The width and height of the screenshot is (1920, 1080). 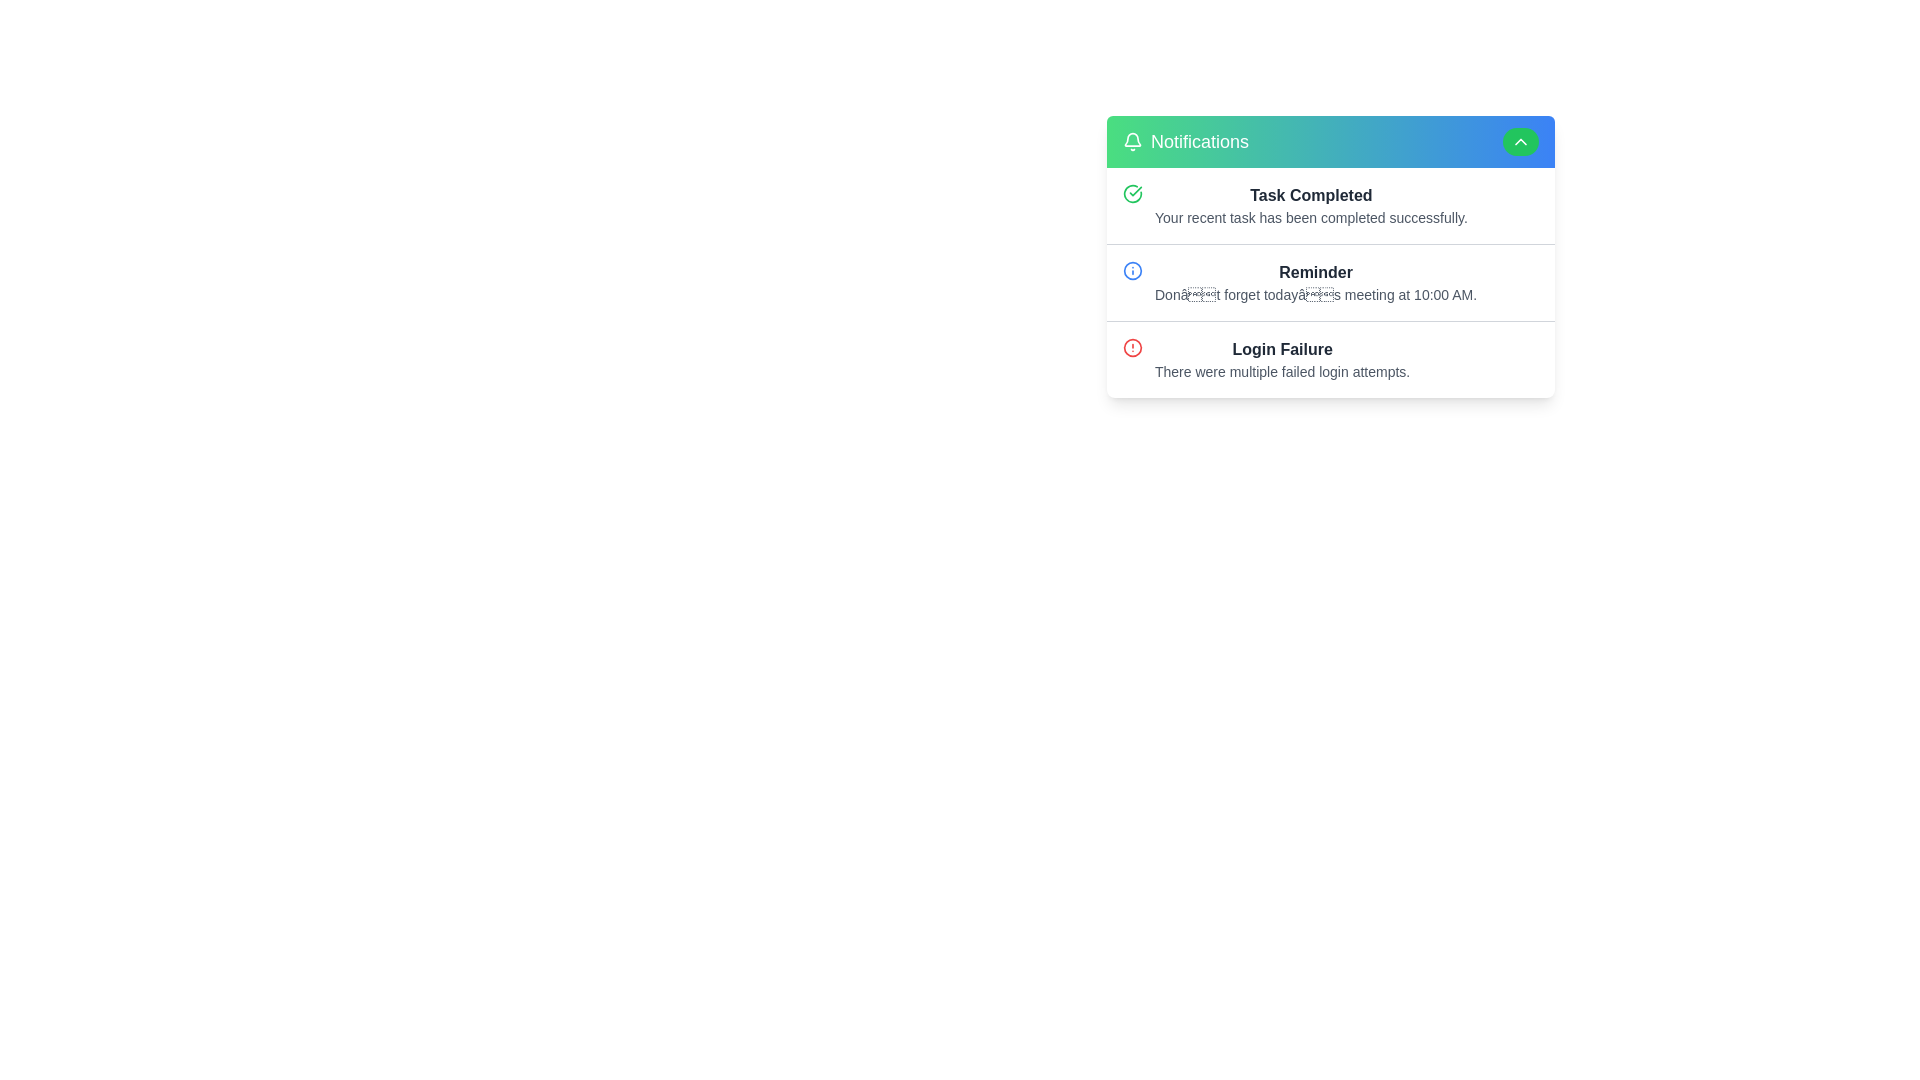 I want to click on information displayed in the third notification card, which notifies the user of failed login attempts and is located below the 'Reminder' notification in the notifications panel, so click(x=1282, y=358).